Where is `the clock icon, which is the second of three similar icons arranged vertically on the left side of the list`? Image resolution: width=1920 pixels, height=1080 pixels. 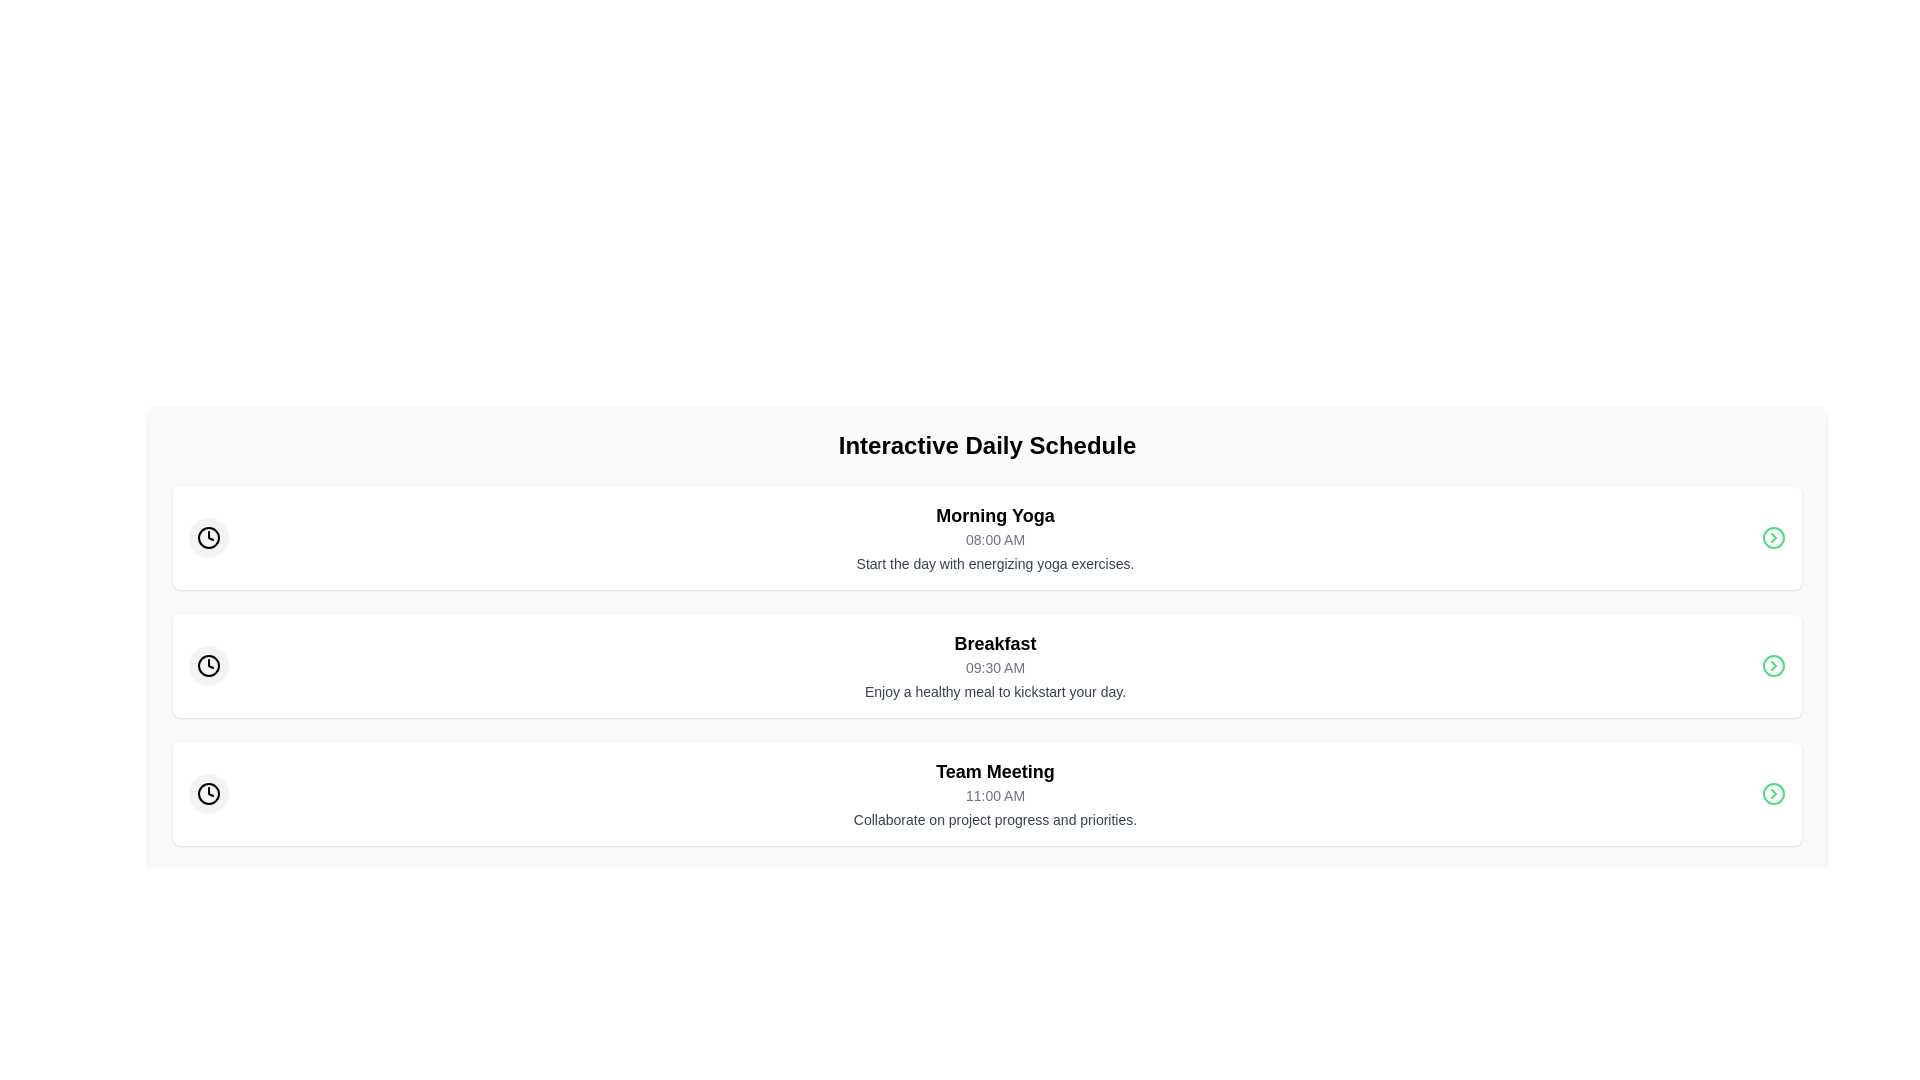
the clock icon, which is the second of three similar icons arranged vertically on the left side of the list is located at coordinates (209, 666).